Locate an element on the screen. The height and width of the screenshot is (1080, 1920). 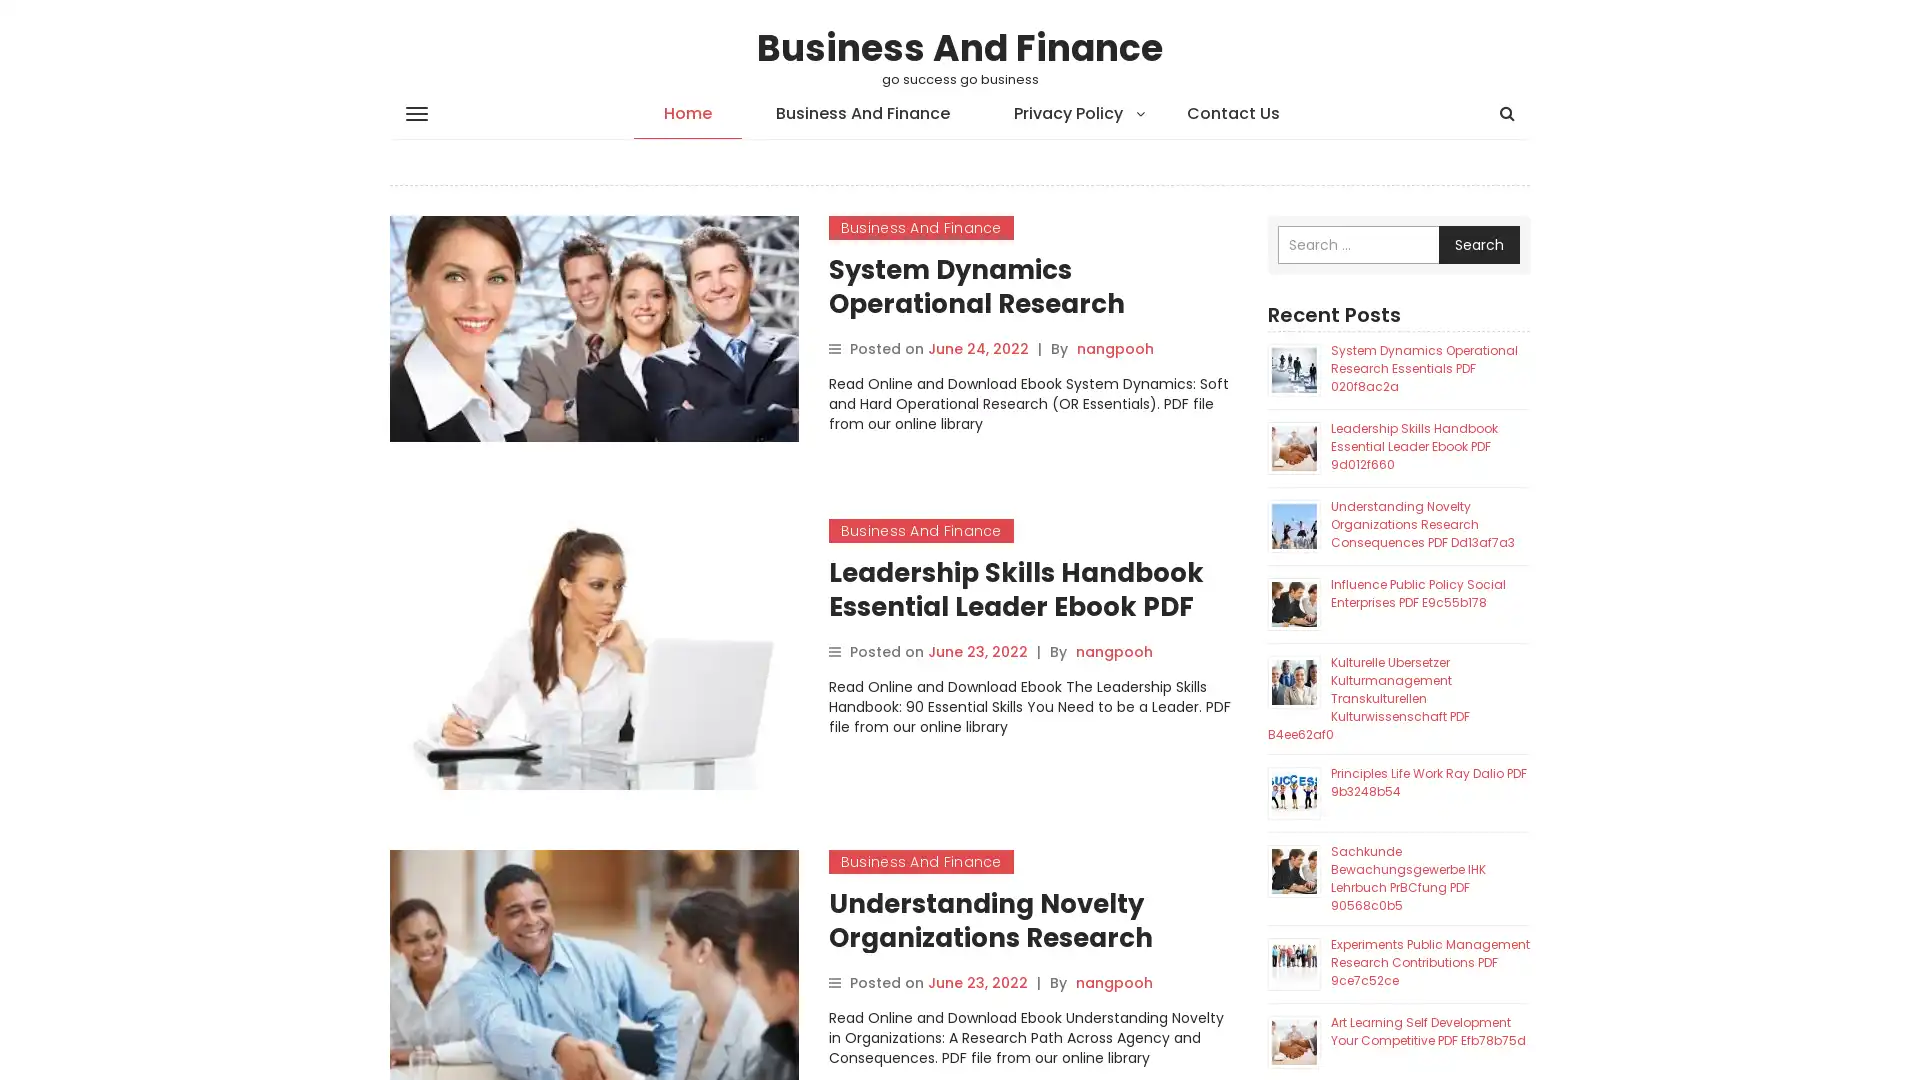
Search is located at coordinates (1479, 244).